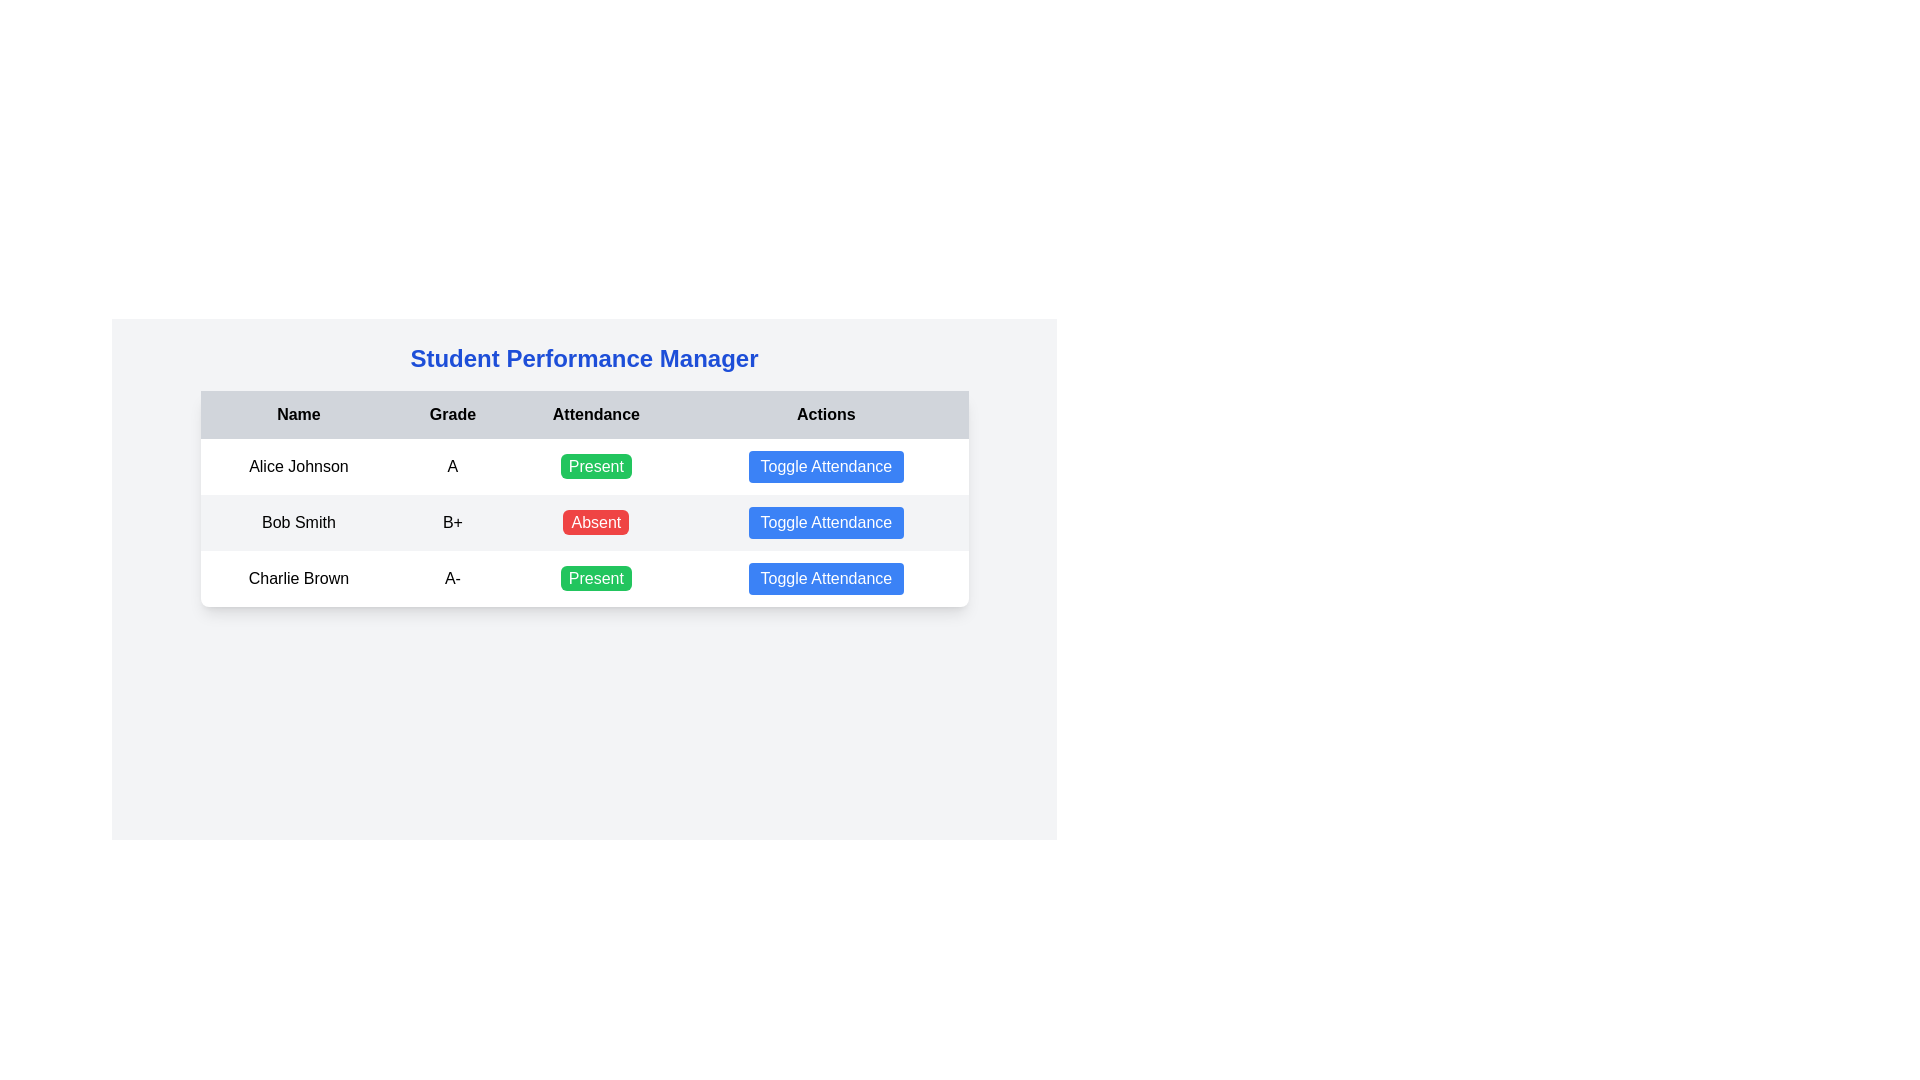  What do you see at coordinates (451, 578) in the screenshot?
I see `the static text element indicating the grade of the student 'Charlie Brown', located in the third row of the table under the 'Grade' column` at bounding box center [451, 578].